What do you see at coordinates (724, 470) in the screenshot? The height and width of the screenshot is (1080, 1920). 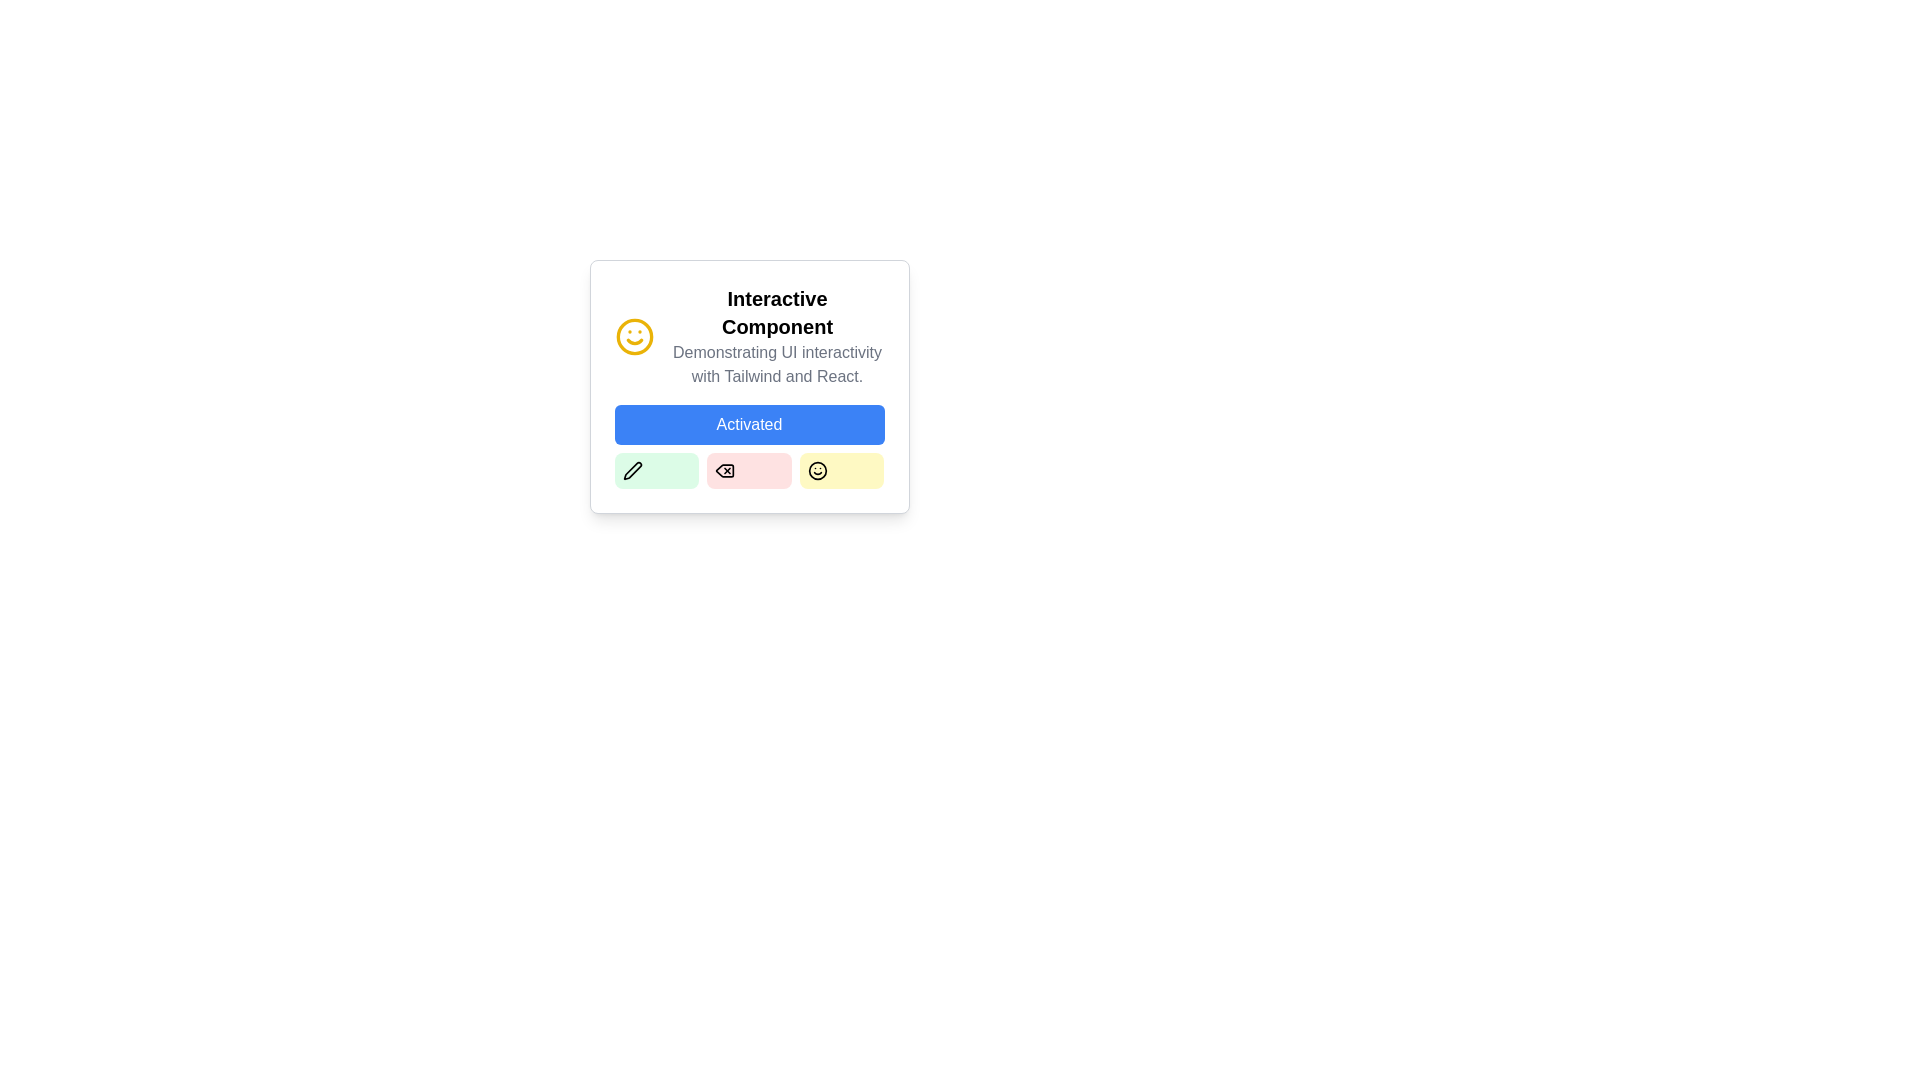 I see `the delete icon located in the grid of buttons beneath the 'Activated' blue button` at bounding box center [724, 470].